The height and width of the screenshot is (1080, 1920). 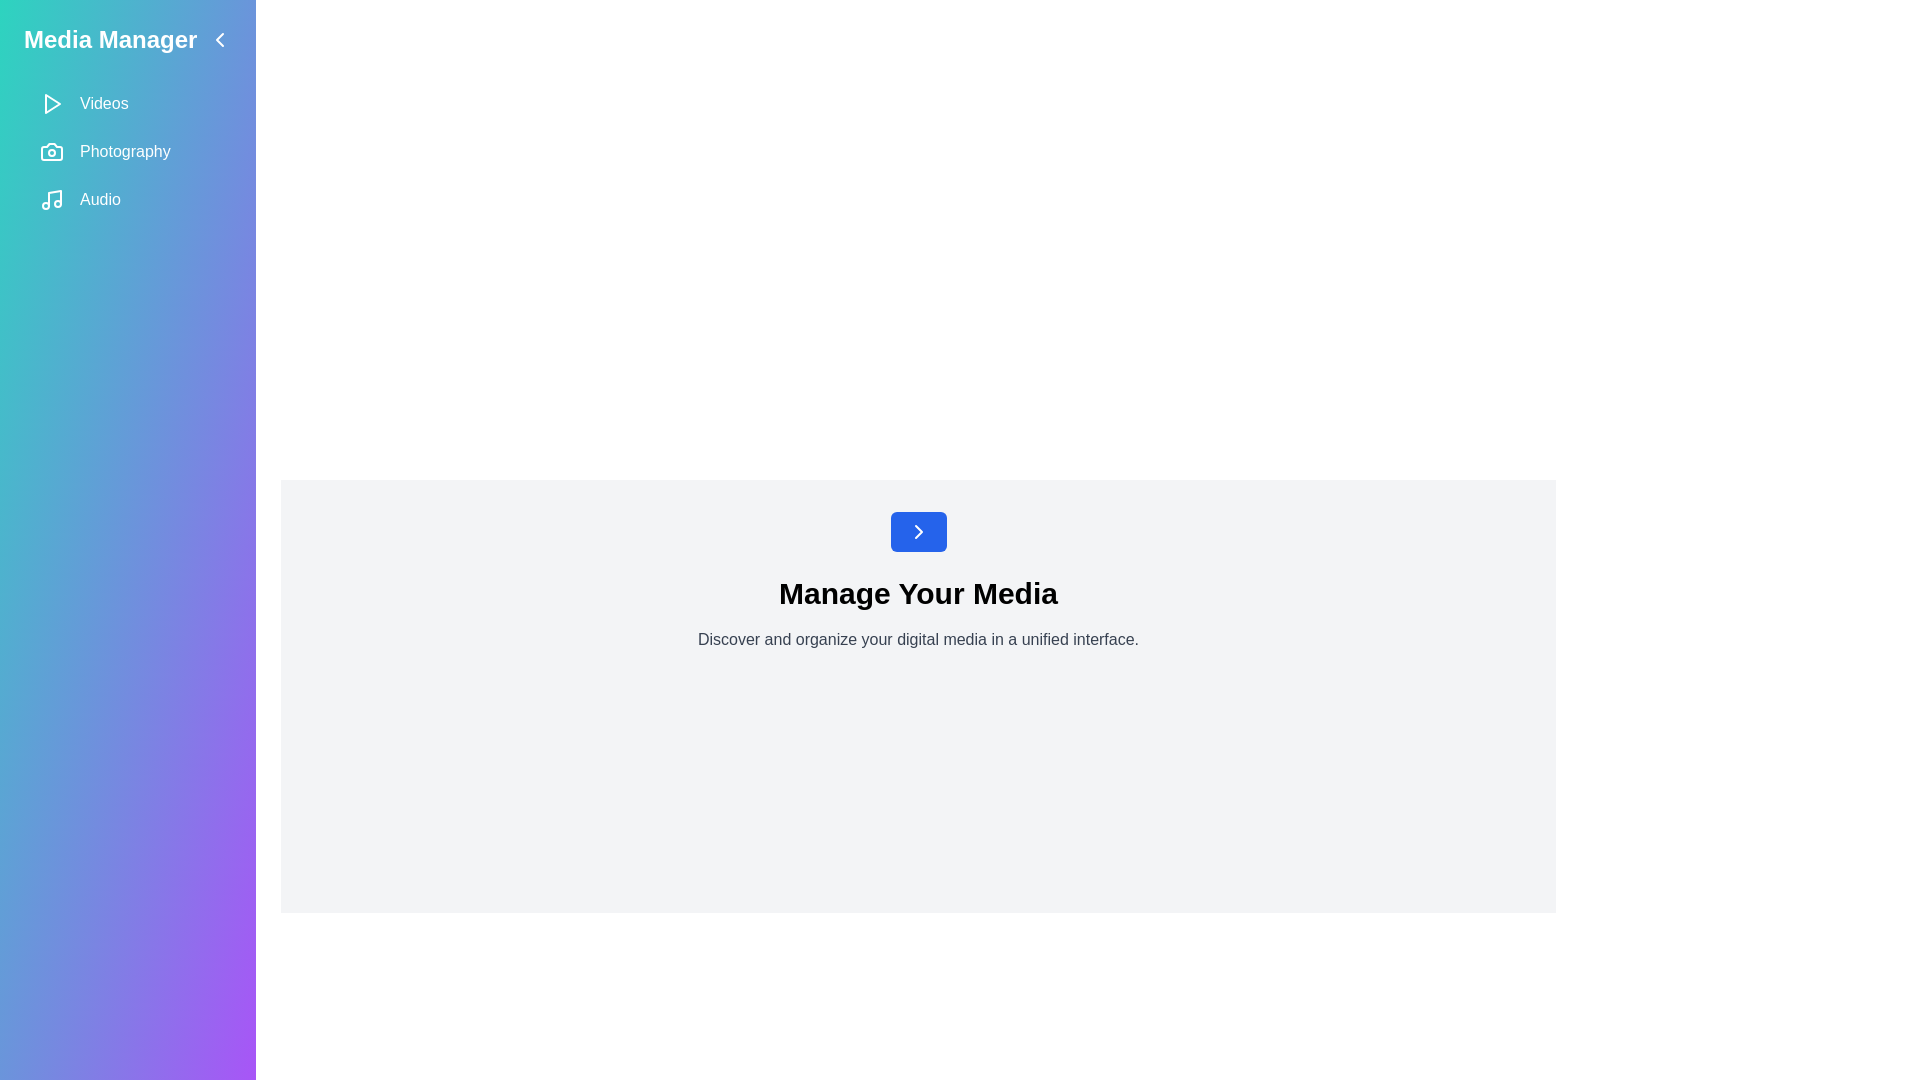 What do you see at coordinates (127, 104) in the screenshot?
I see `the Videos section from the sidebar menu` at bounding box center [127, 104].